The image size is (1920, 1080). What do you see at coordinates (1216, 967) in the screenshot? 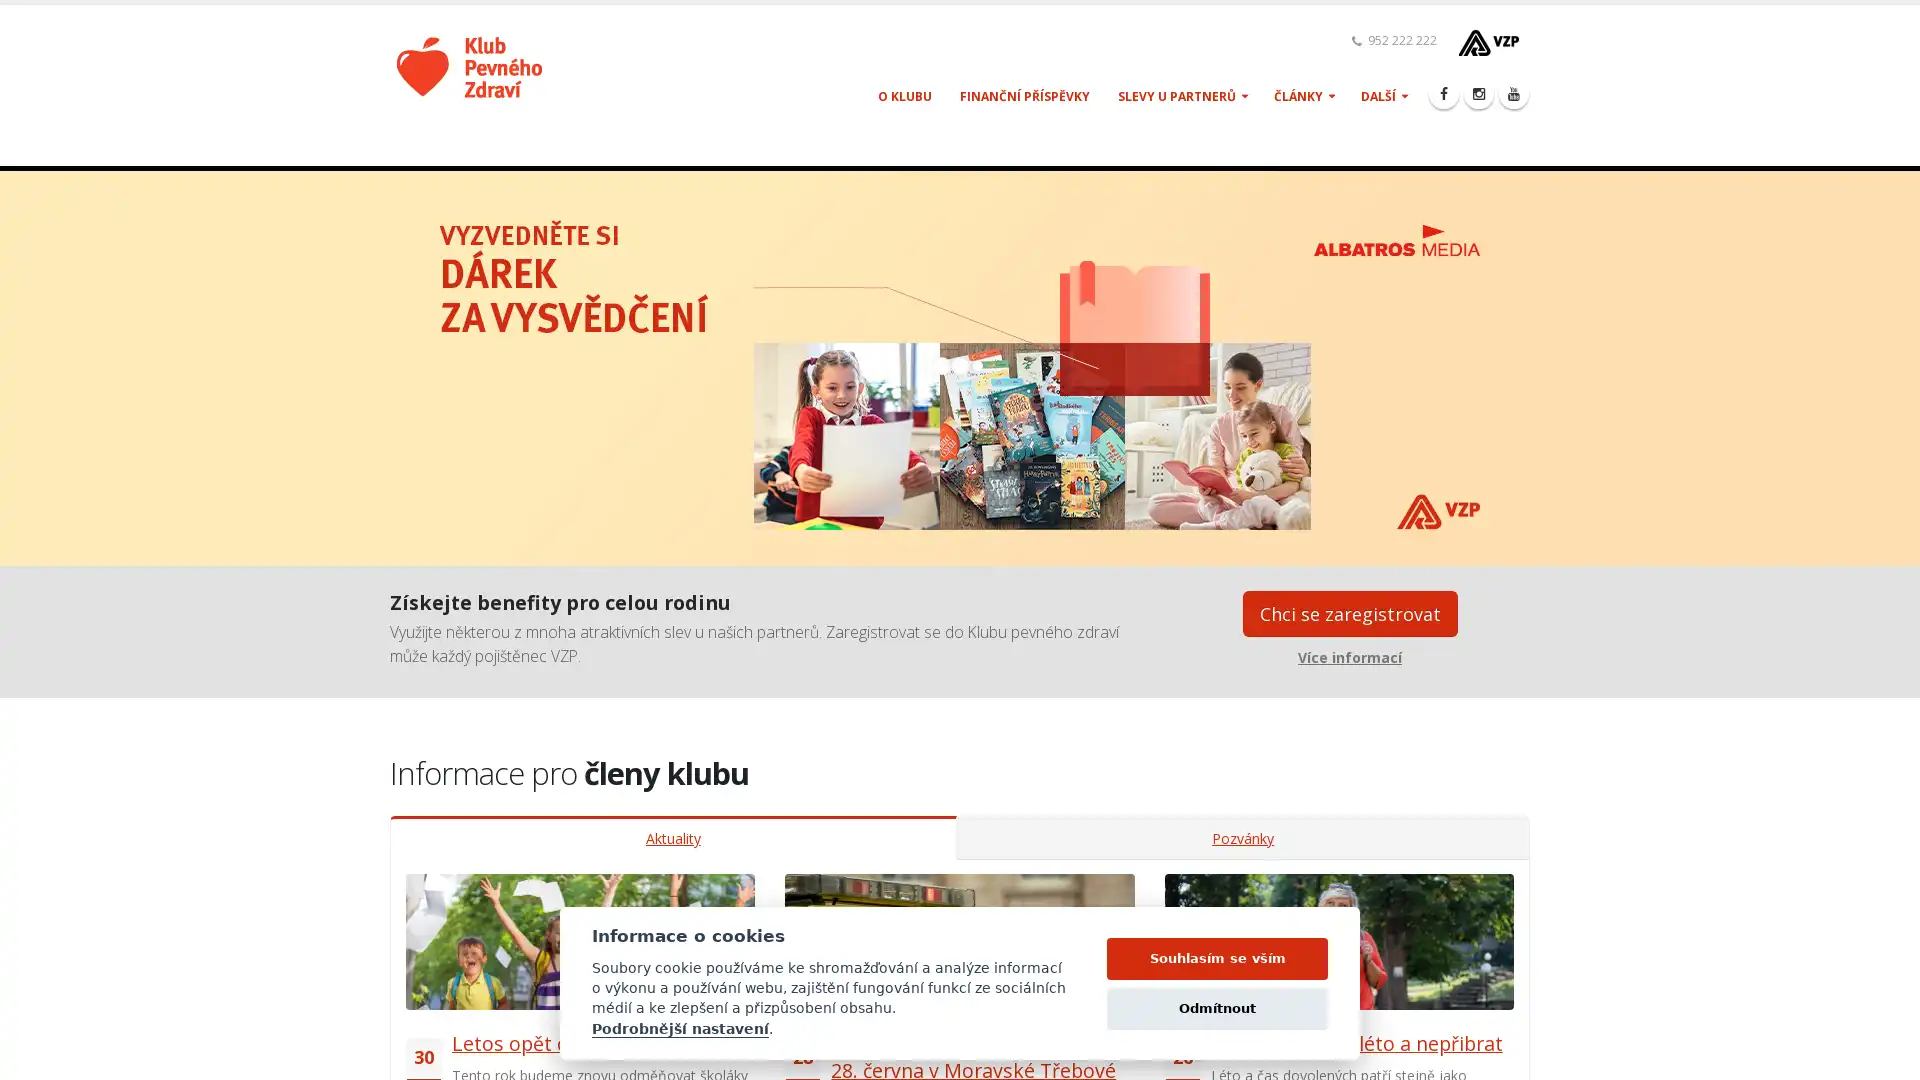
I see `Souhlasim se vsim` at bounding box center [1216, 967].